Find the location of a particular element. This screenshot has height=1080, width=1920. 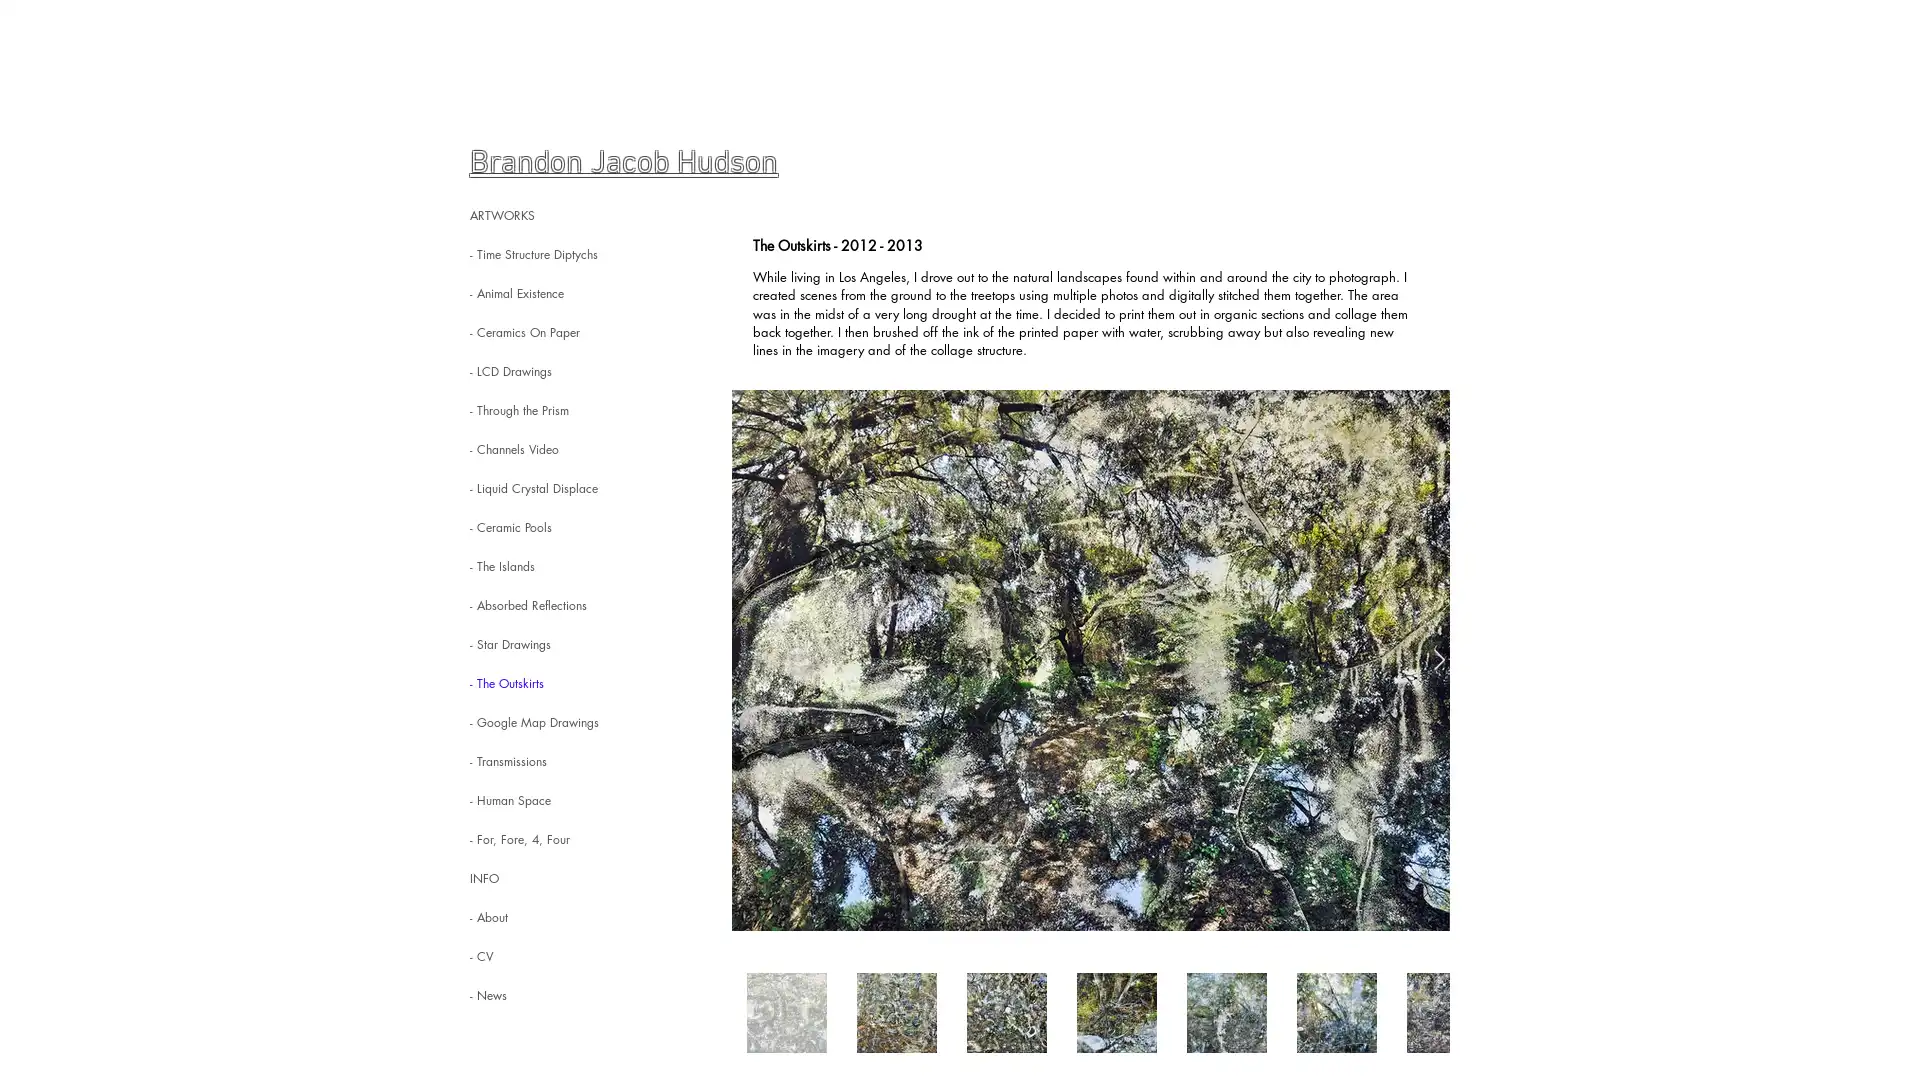

Outskirts V is located at coordinates (1089, 659).